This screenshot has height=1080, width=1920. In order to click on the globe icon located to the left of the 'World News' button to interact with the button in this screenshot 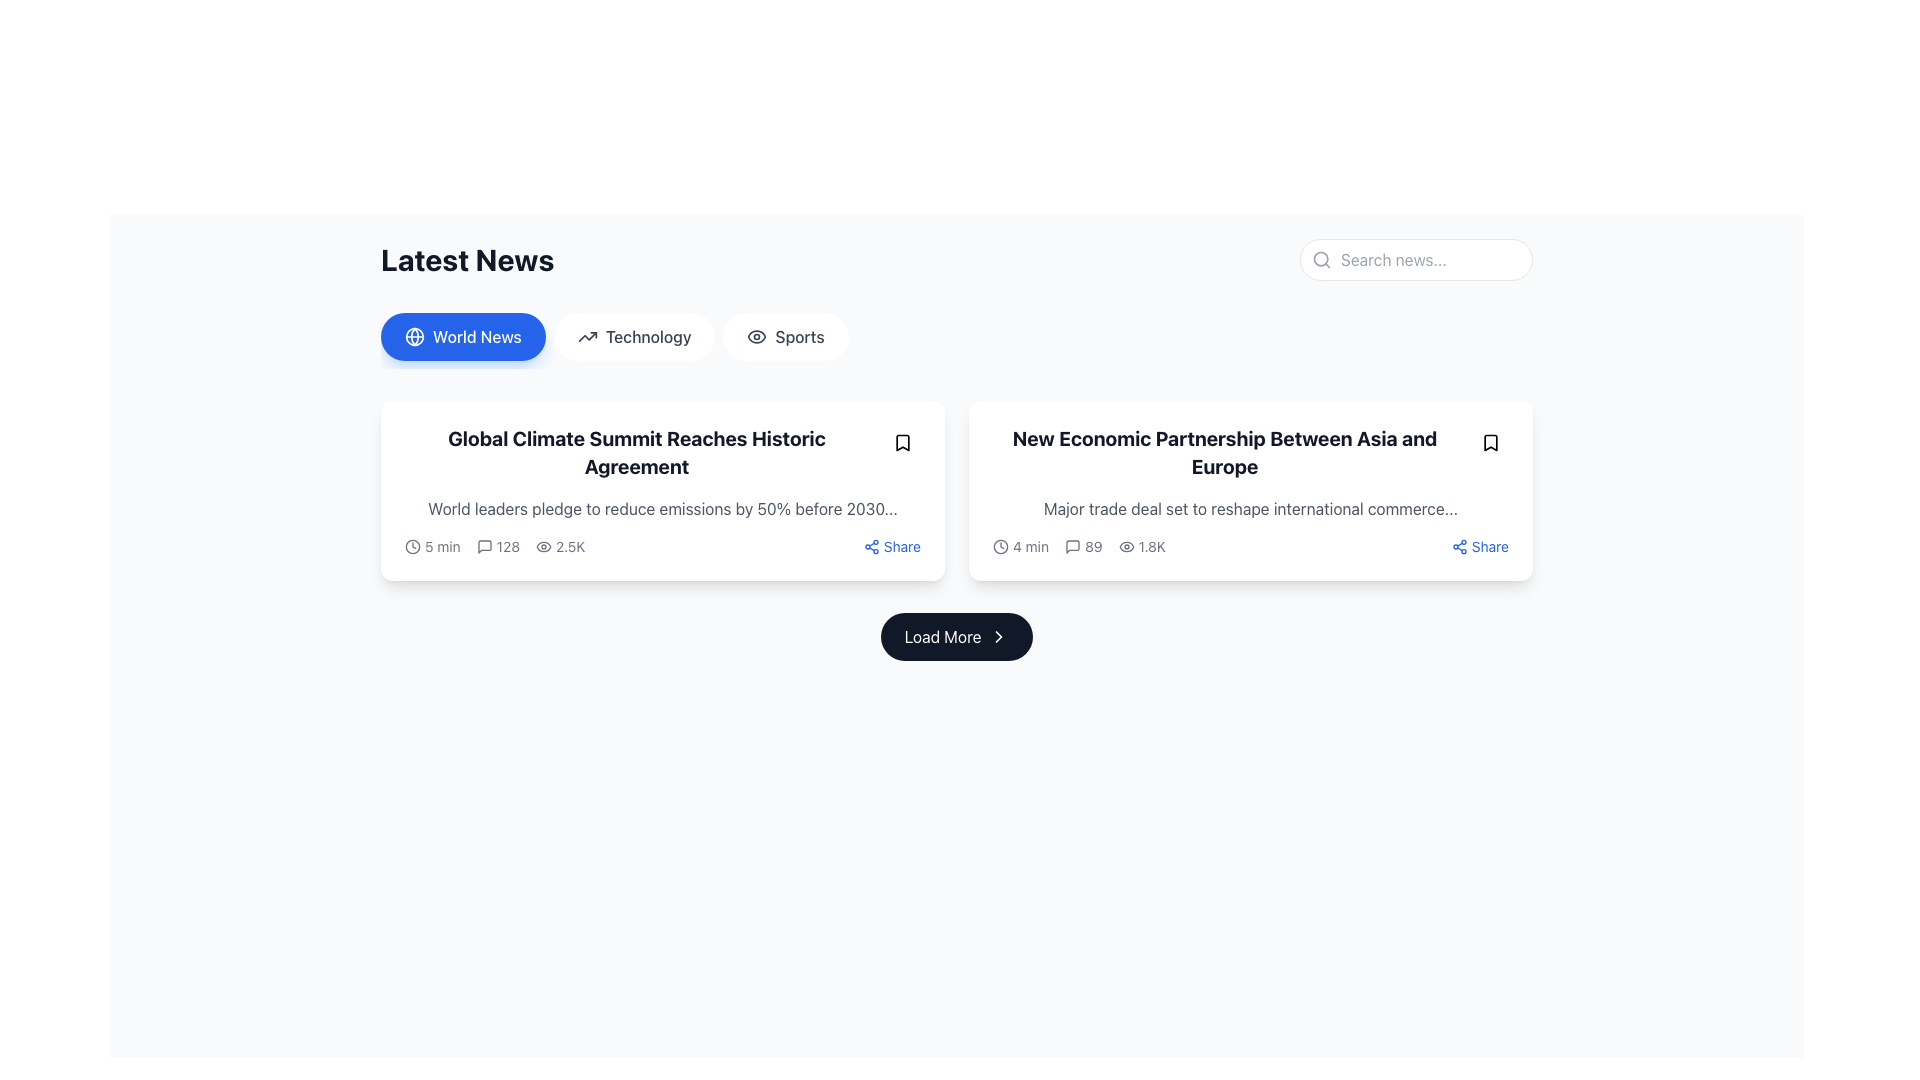, I will do `click(413, 335)`.